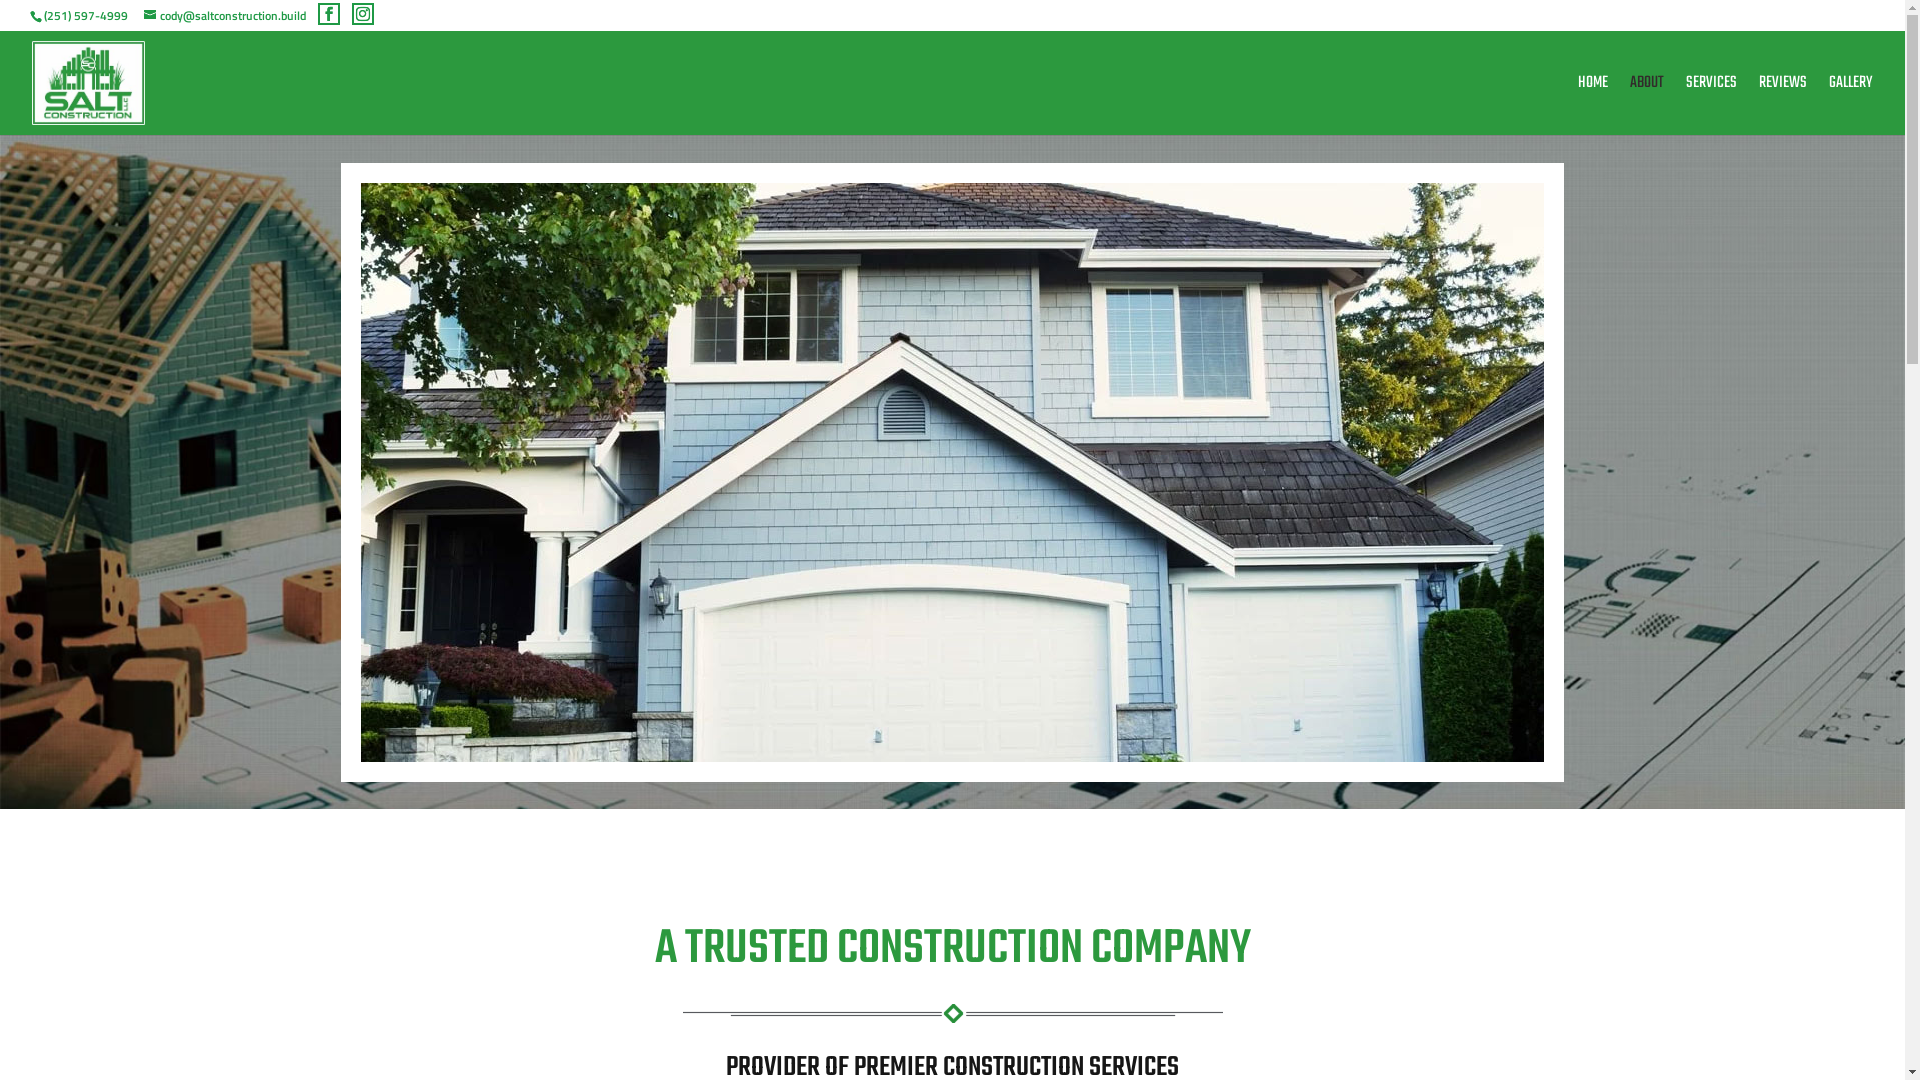 This screenshot has width=1920, height=1080. What do you see at coordinates (1710, 105) in the screenshot?
I see `'SERVICES'` at bounding box center [1710, 105].